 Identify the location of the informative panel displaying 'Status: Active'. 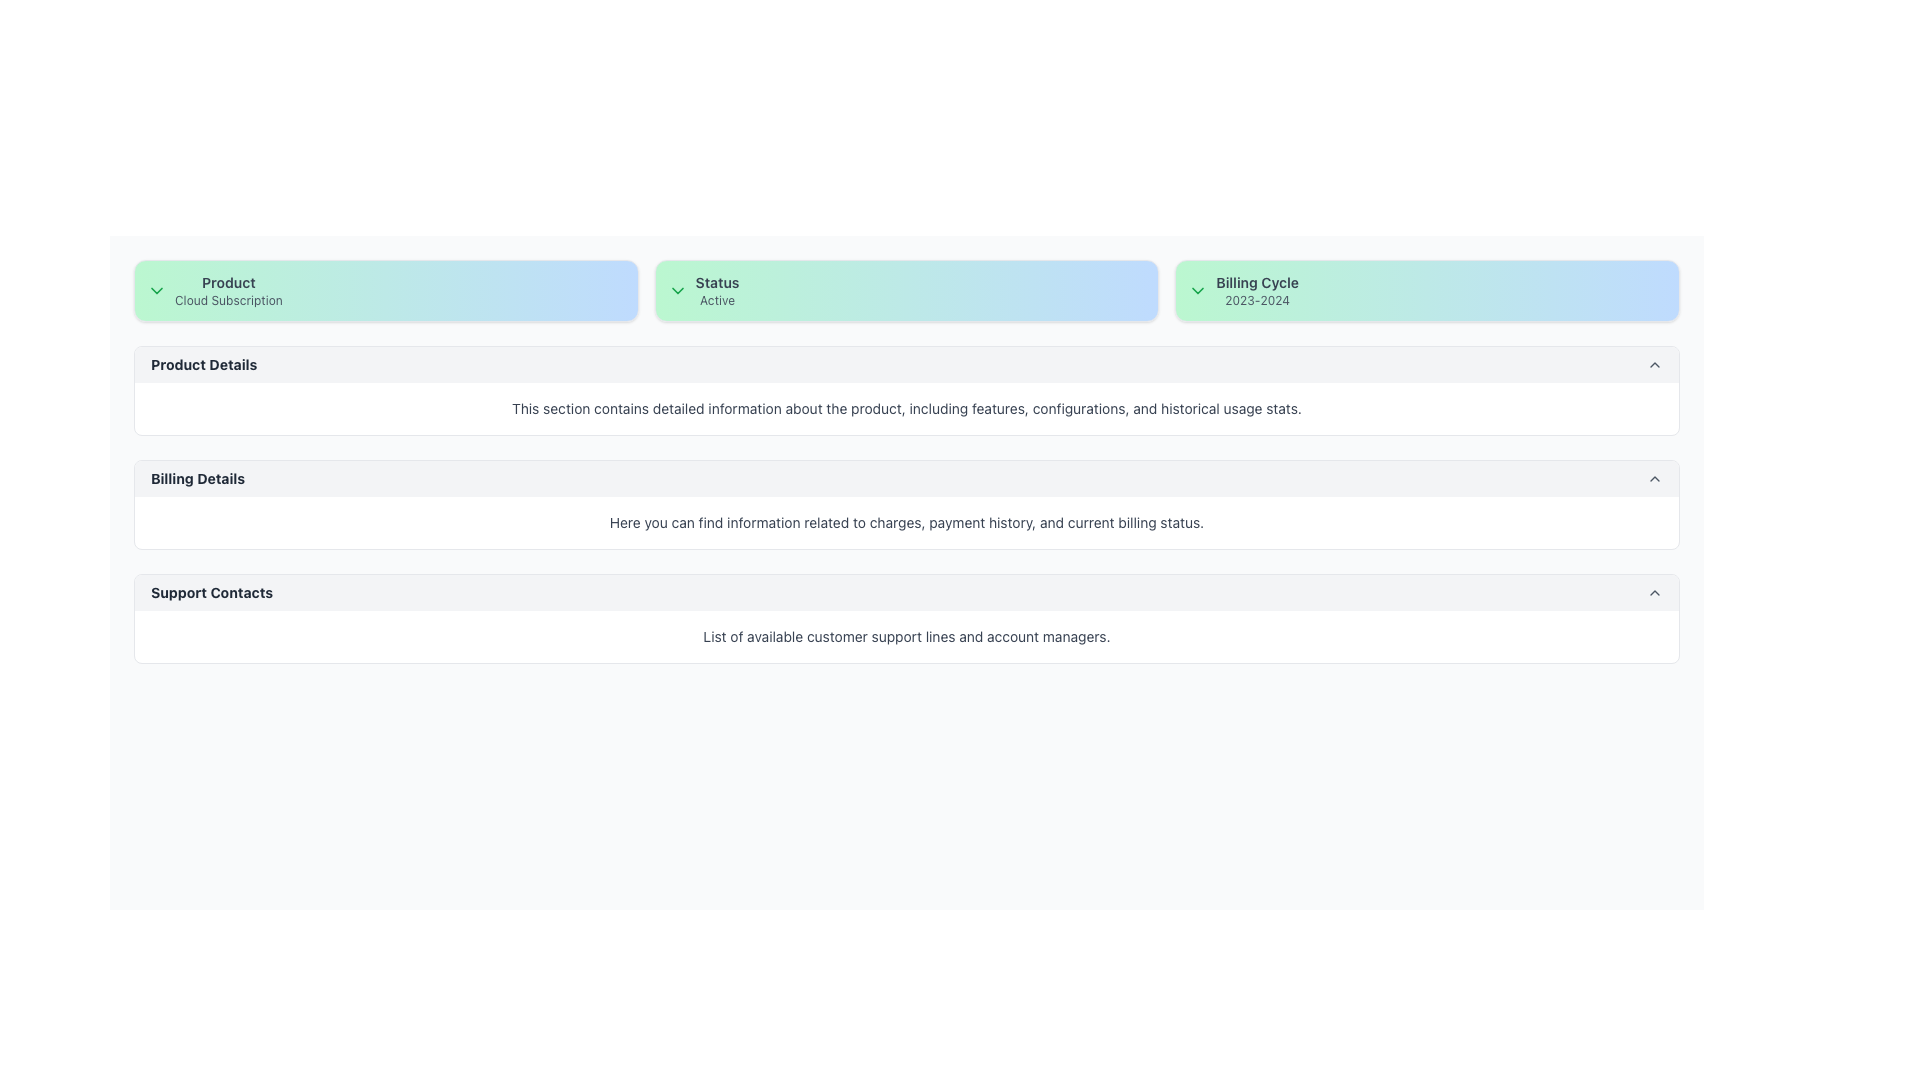
(906, 290).